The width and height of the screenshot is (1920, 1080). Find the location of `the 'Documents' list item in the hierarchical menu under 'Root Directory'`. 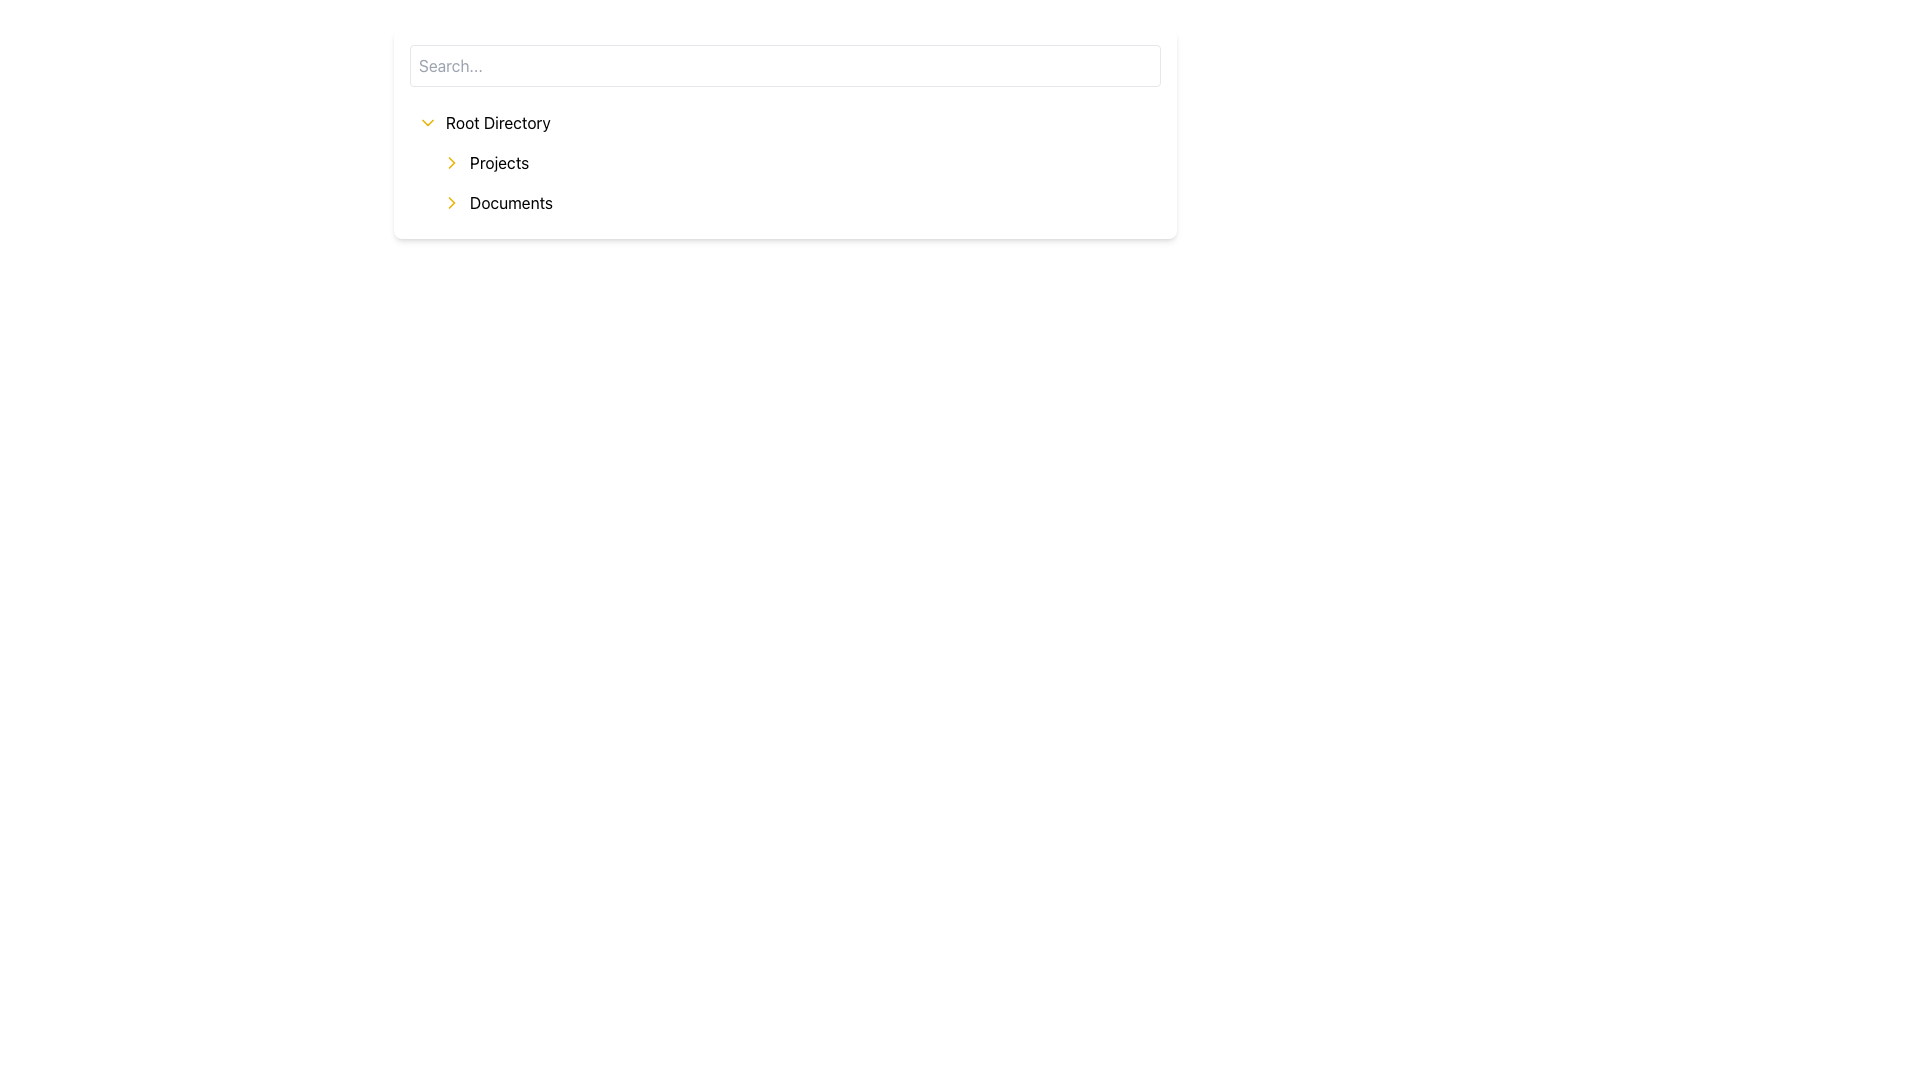

the 'Documents' list item in the hierarchical menu under 'Root Directory' is located at coordinates (796, 203).